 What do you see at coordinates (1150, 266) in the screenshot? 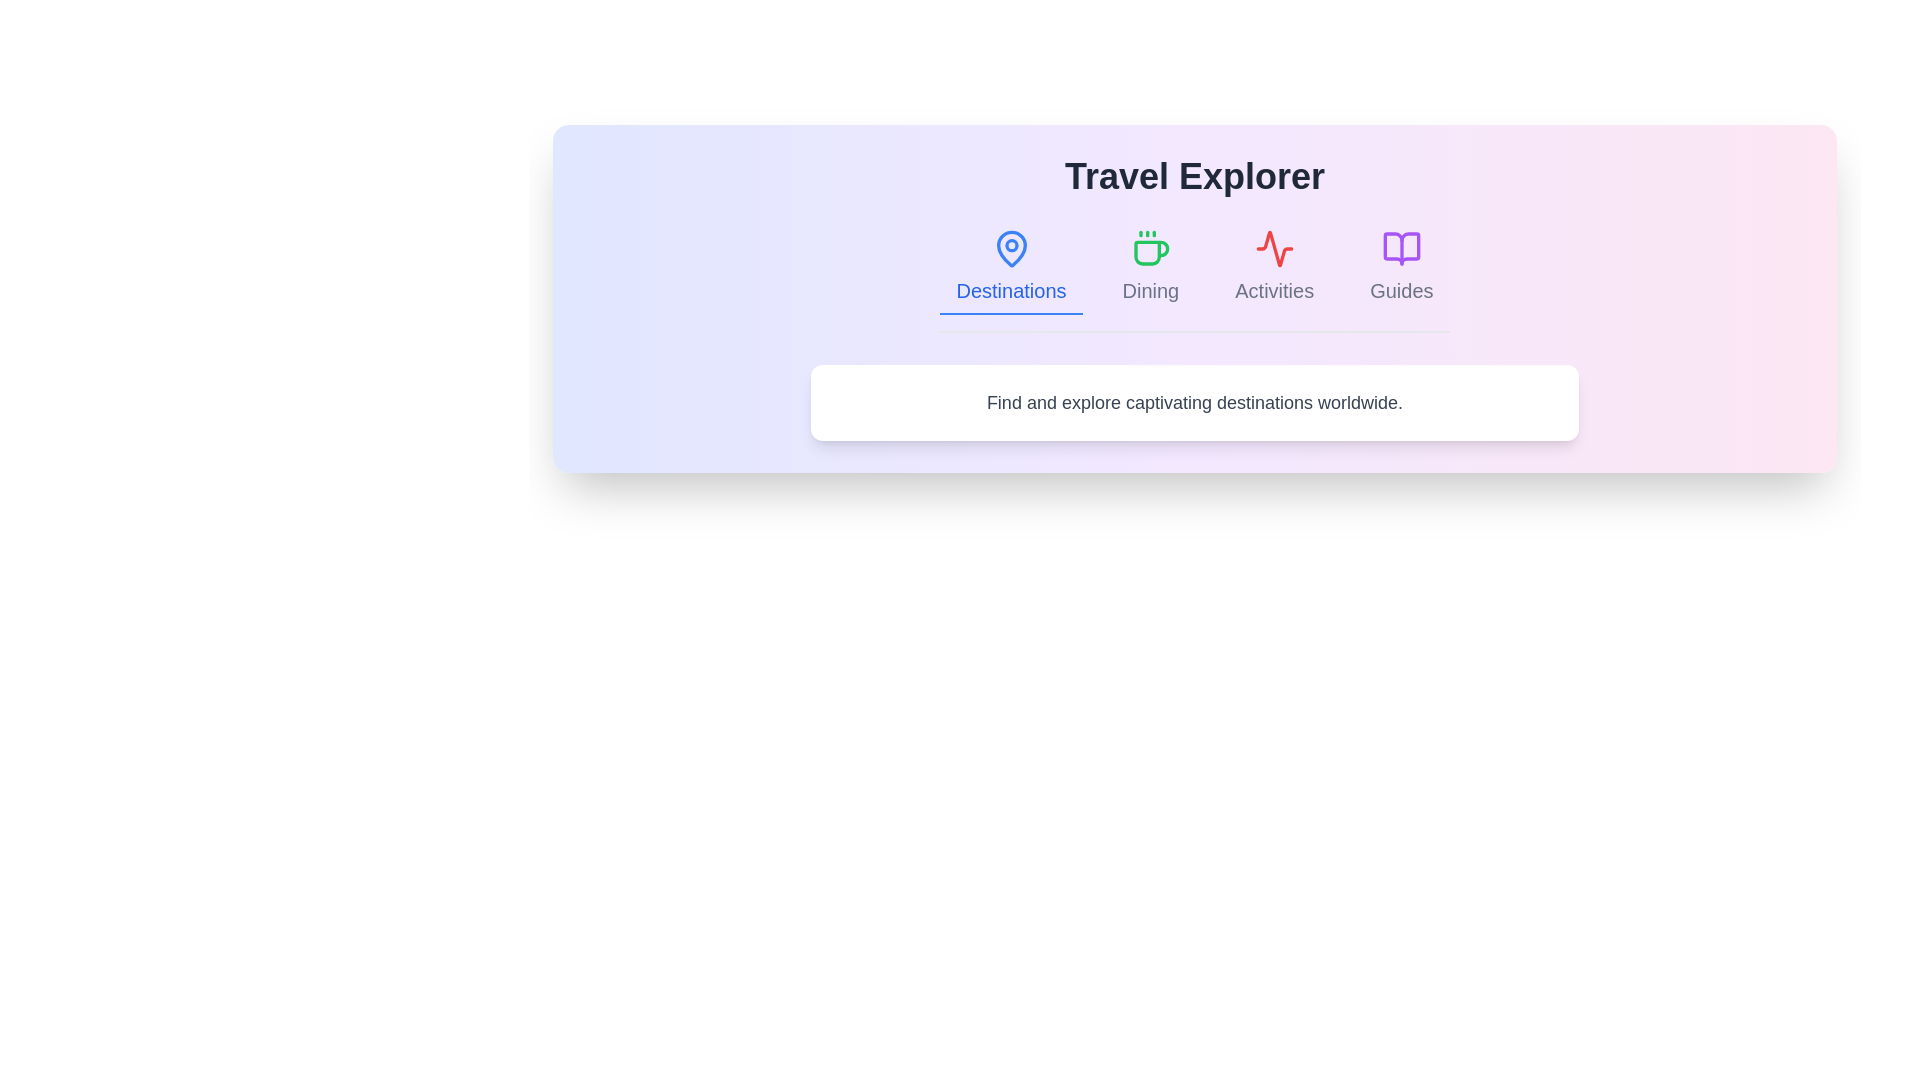
I see `the tab labeled Dining to view its content` at bounding box center [1150, 266].